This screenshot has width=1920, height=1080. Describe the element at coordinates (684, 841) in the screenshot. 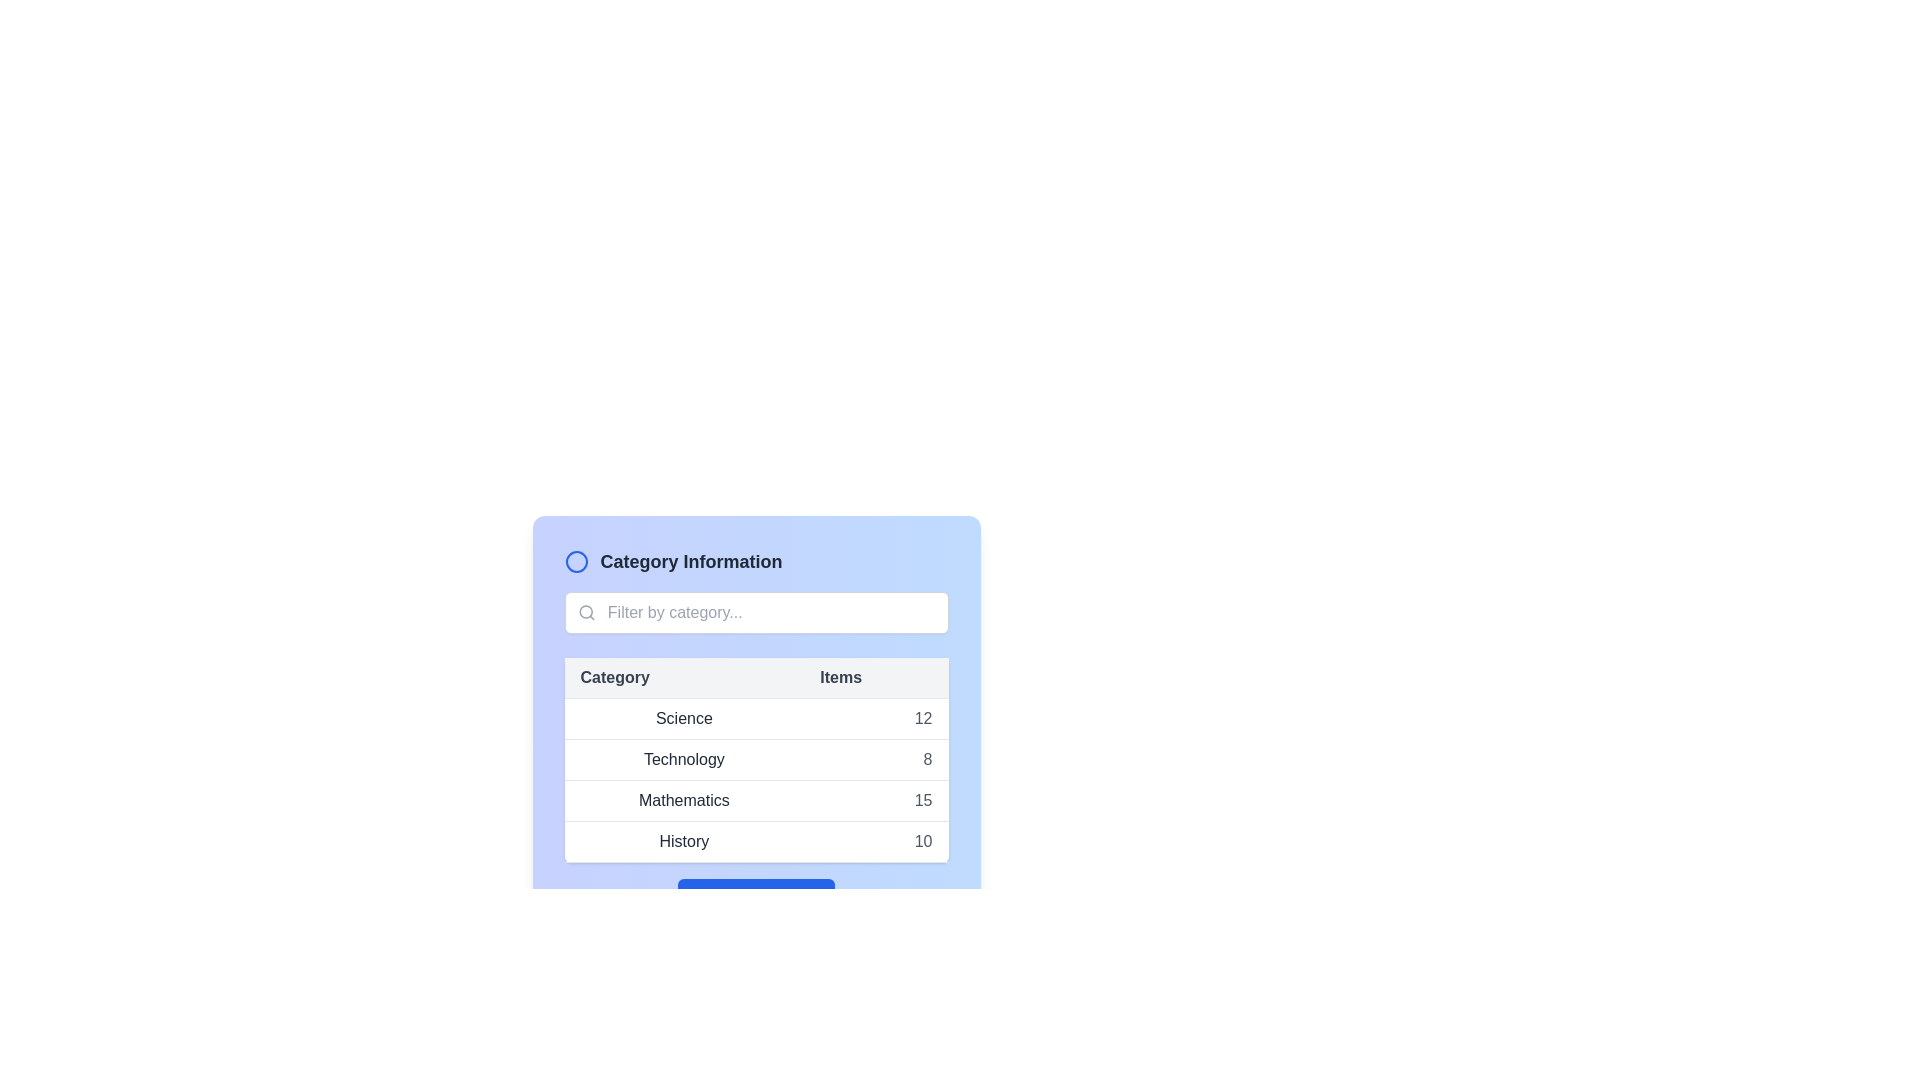

I see `the 'History' text label in the fourth row of the 'Category' column in the table, which displays the category names` at that location.